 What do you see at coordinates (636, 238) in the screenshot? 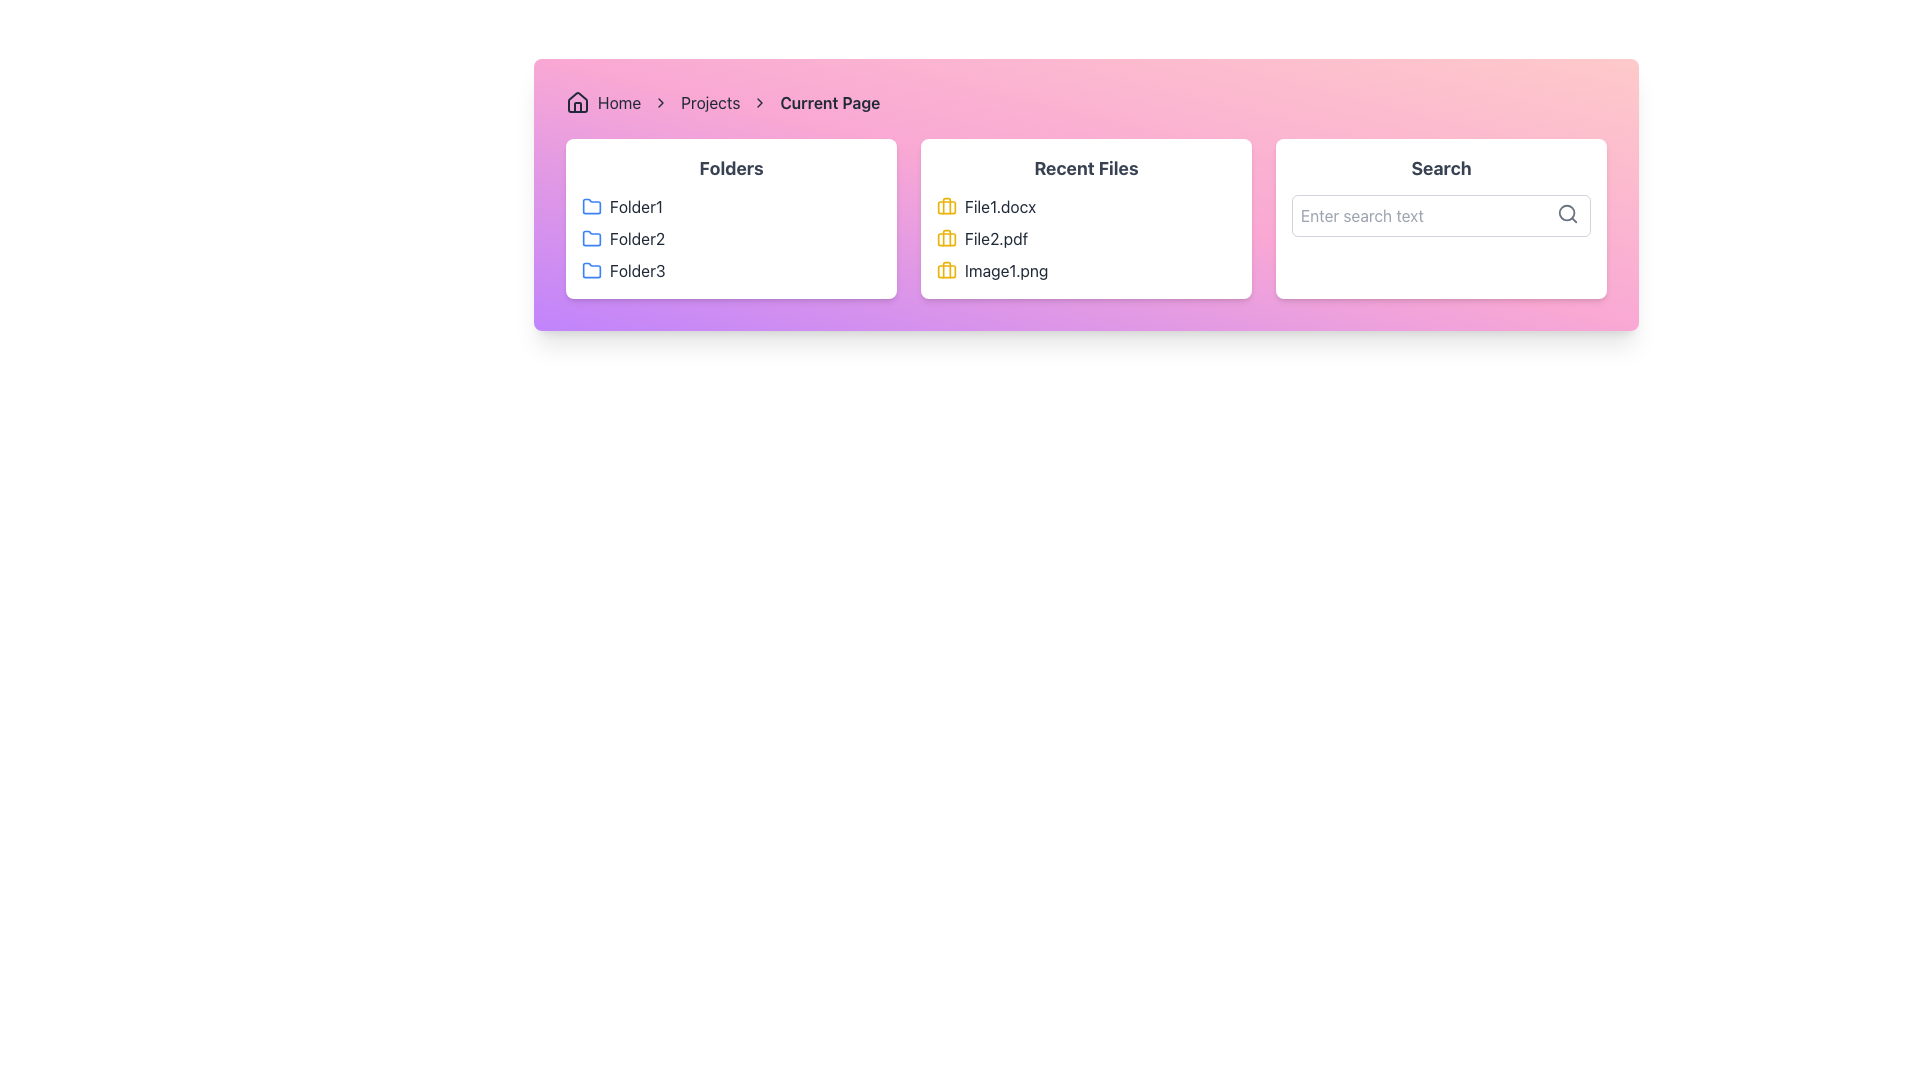
I see `the text label 'Folder2'` at bounding box center [636, 238].